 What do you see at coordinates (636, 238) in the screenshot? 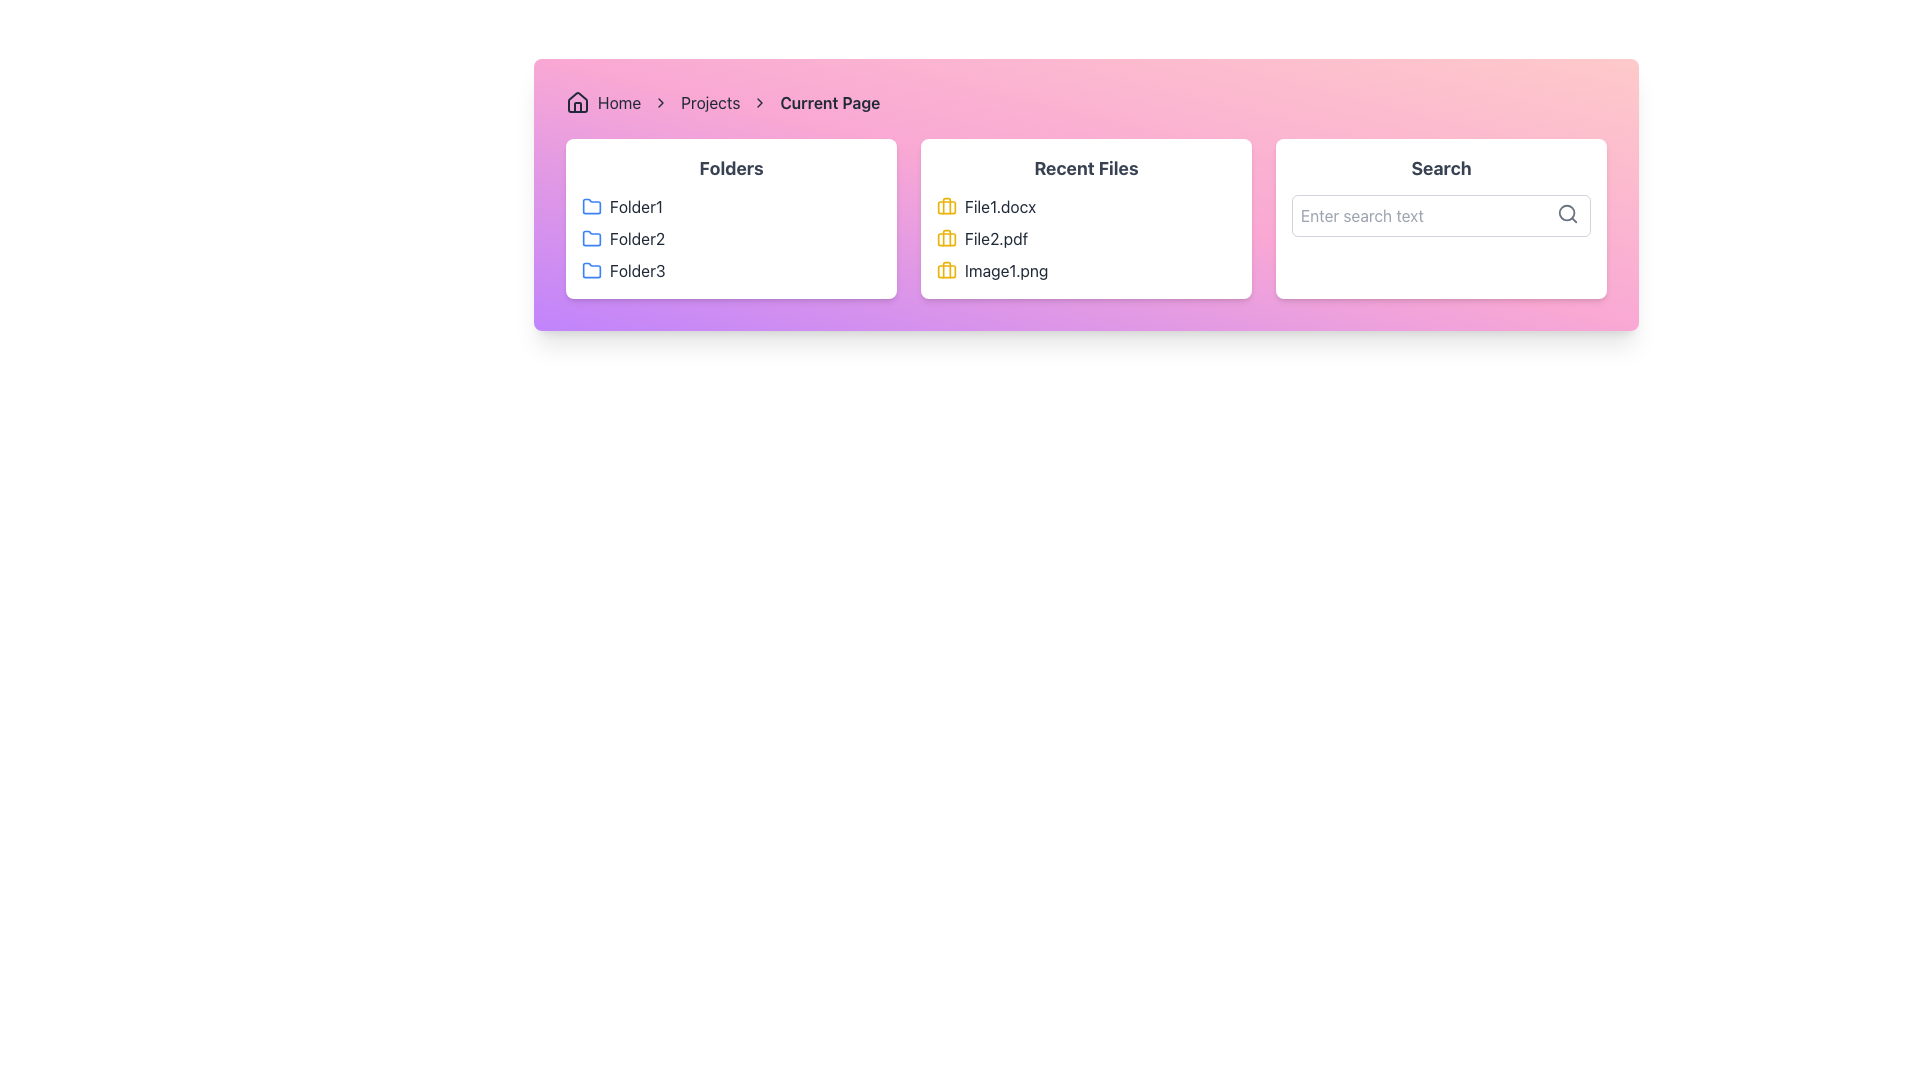
I see `the text label 'Folder2'` at bounding box center [636, 238].